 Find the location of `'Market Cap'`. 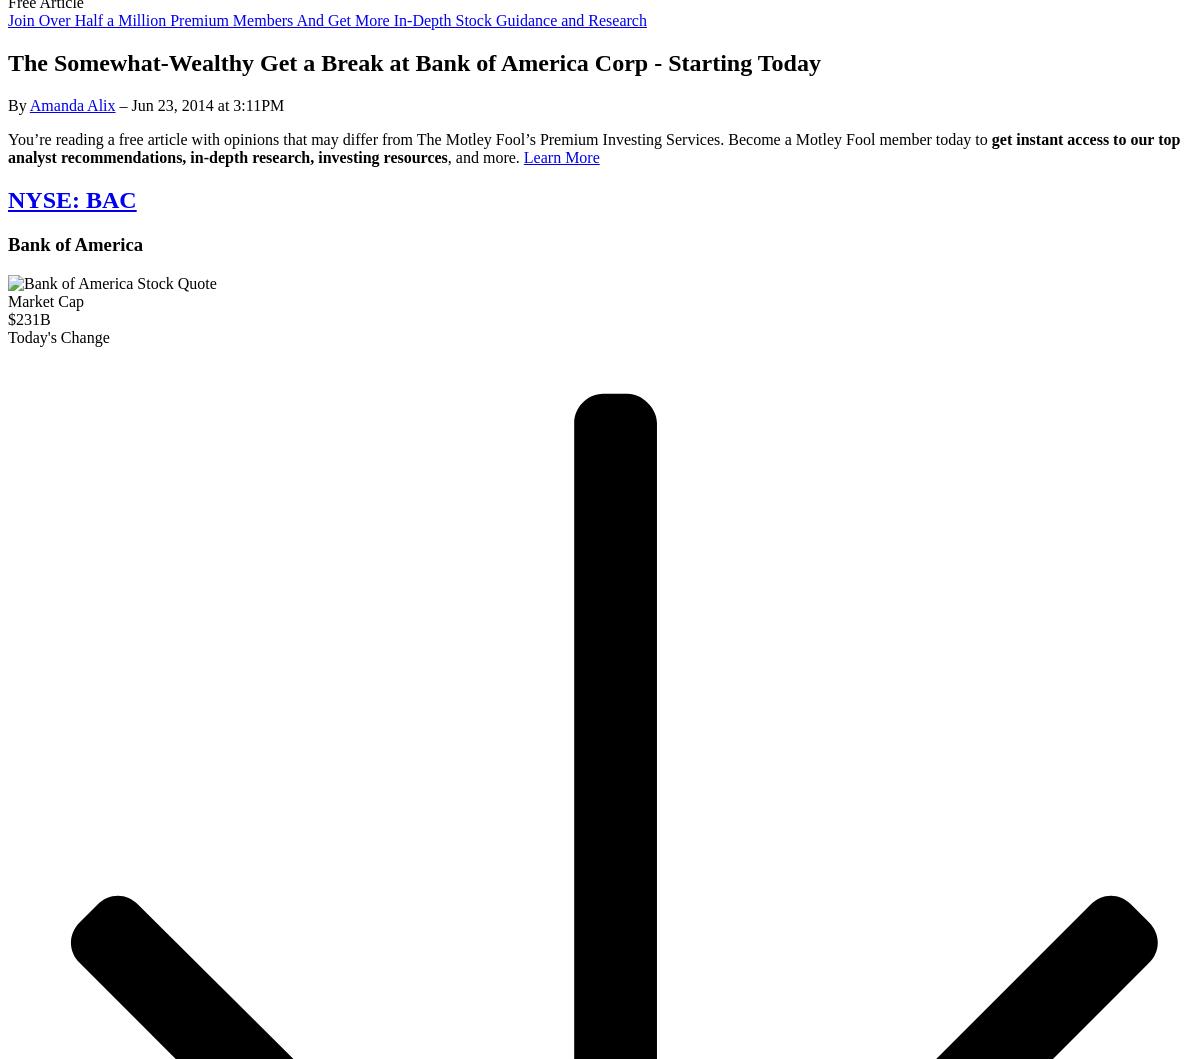

'Market Cap' is located at coordinates (45, 300).